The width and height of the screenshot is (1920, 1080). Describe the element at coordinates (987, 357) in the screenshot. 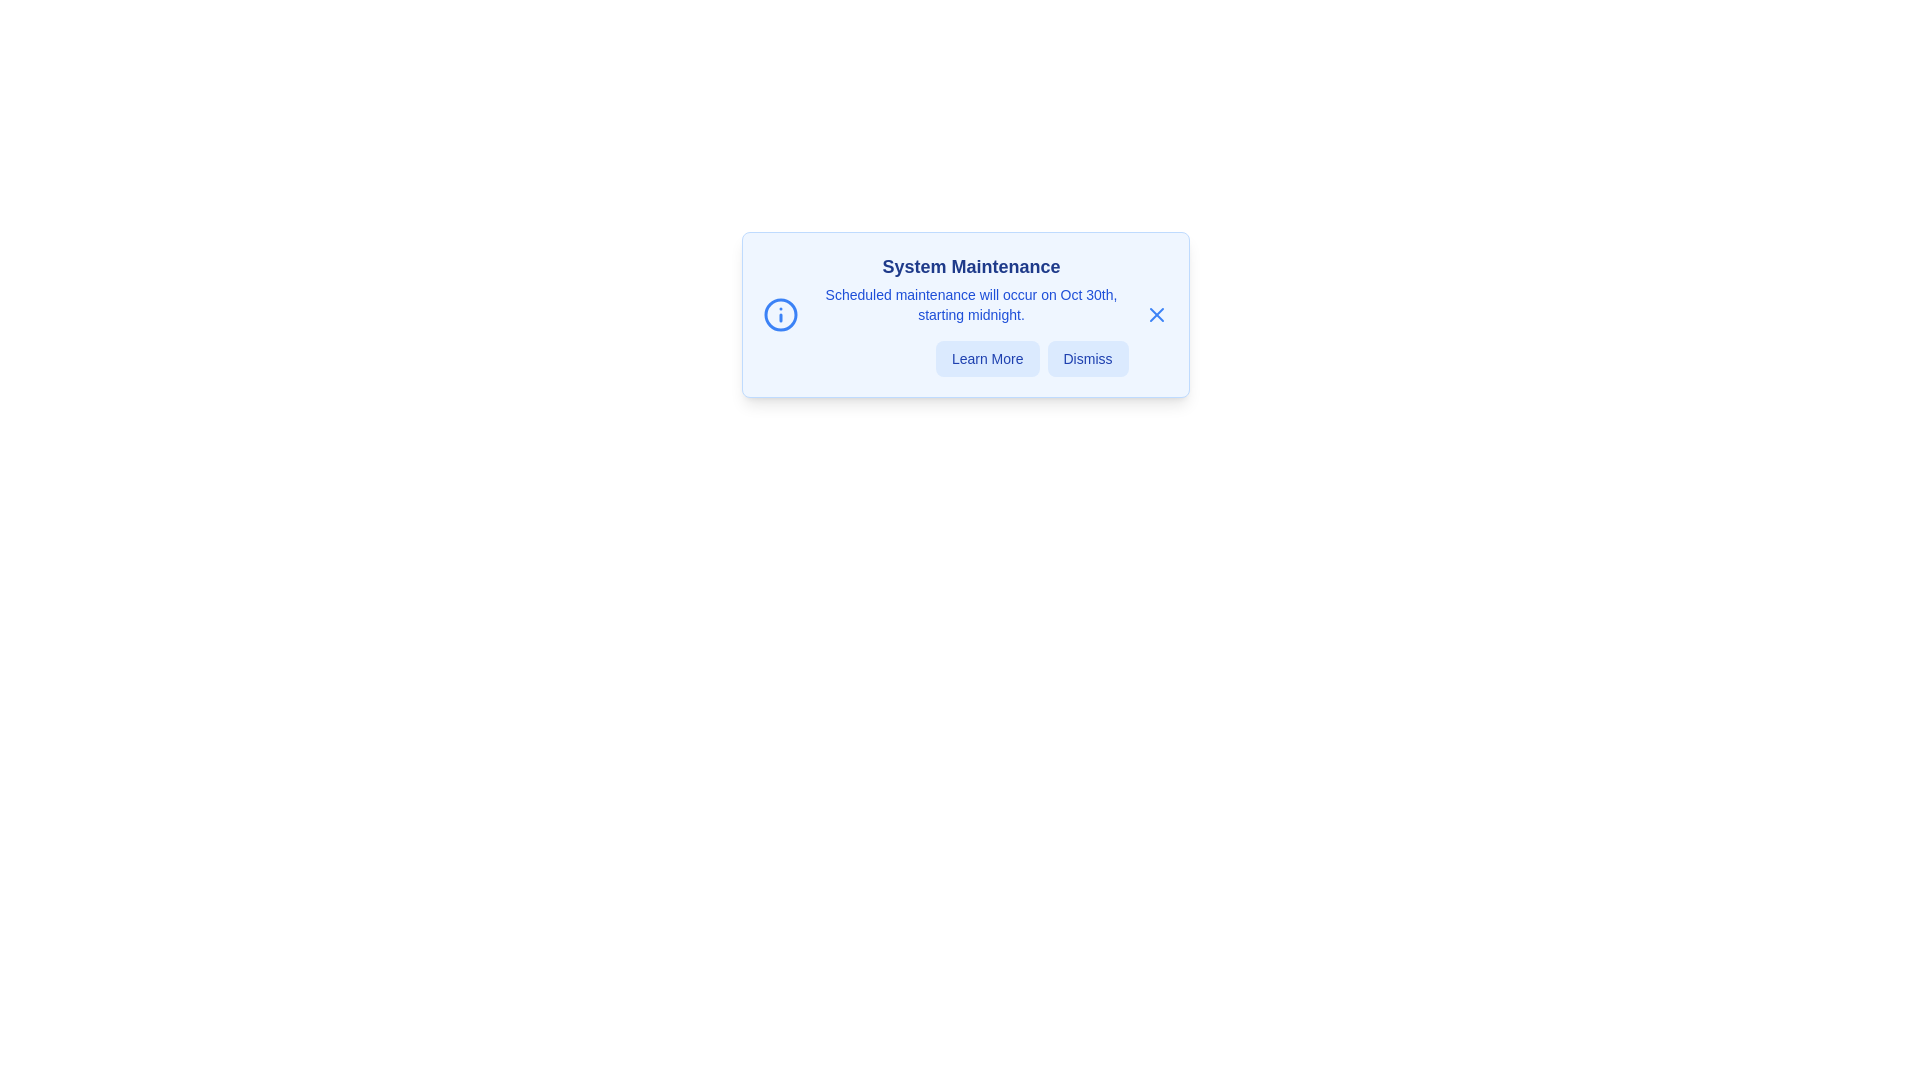

I see `the button positioned to the left of the 'Dismiss' button` at that location.